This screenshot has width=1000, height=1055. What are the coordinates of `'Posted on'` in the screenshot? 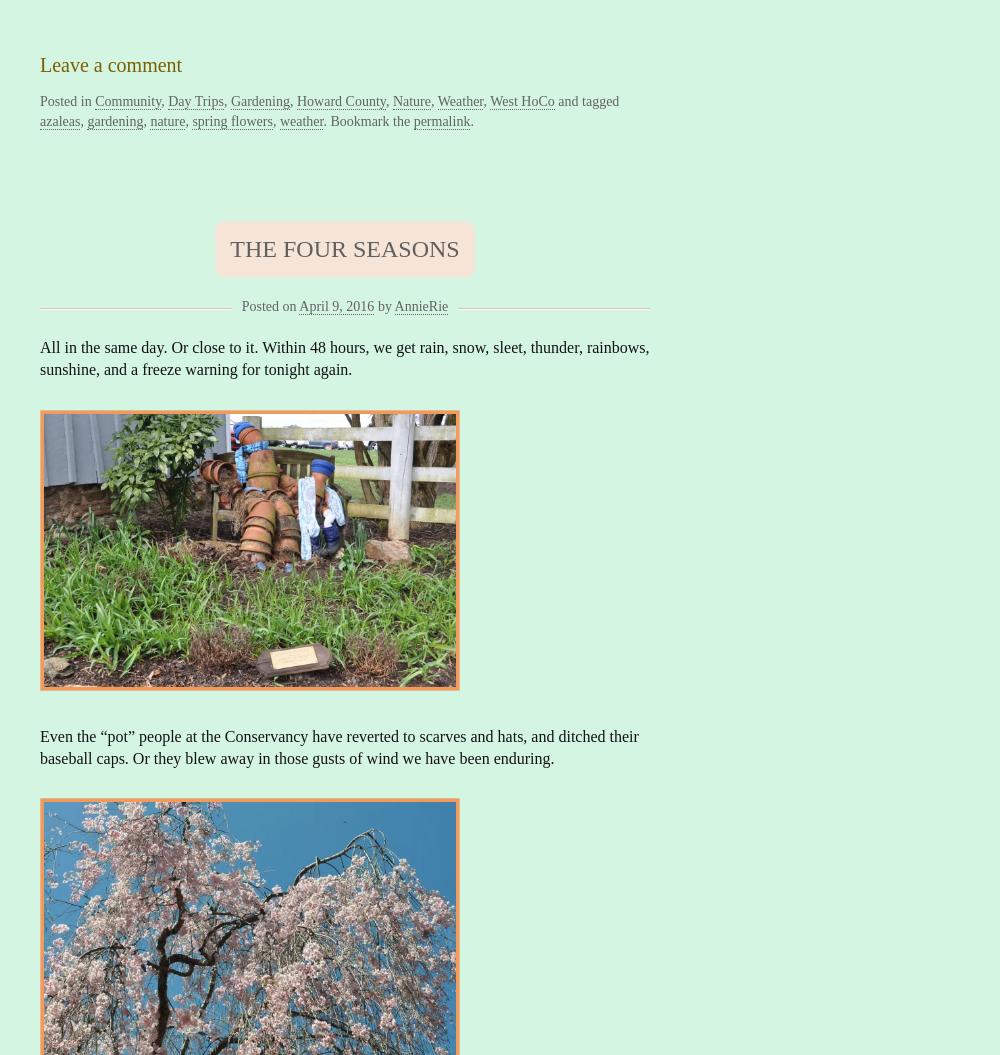 It's located at (268, 305).